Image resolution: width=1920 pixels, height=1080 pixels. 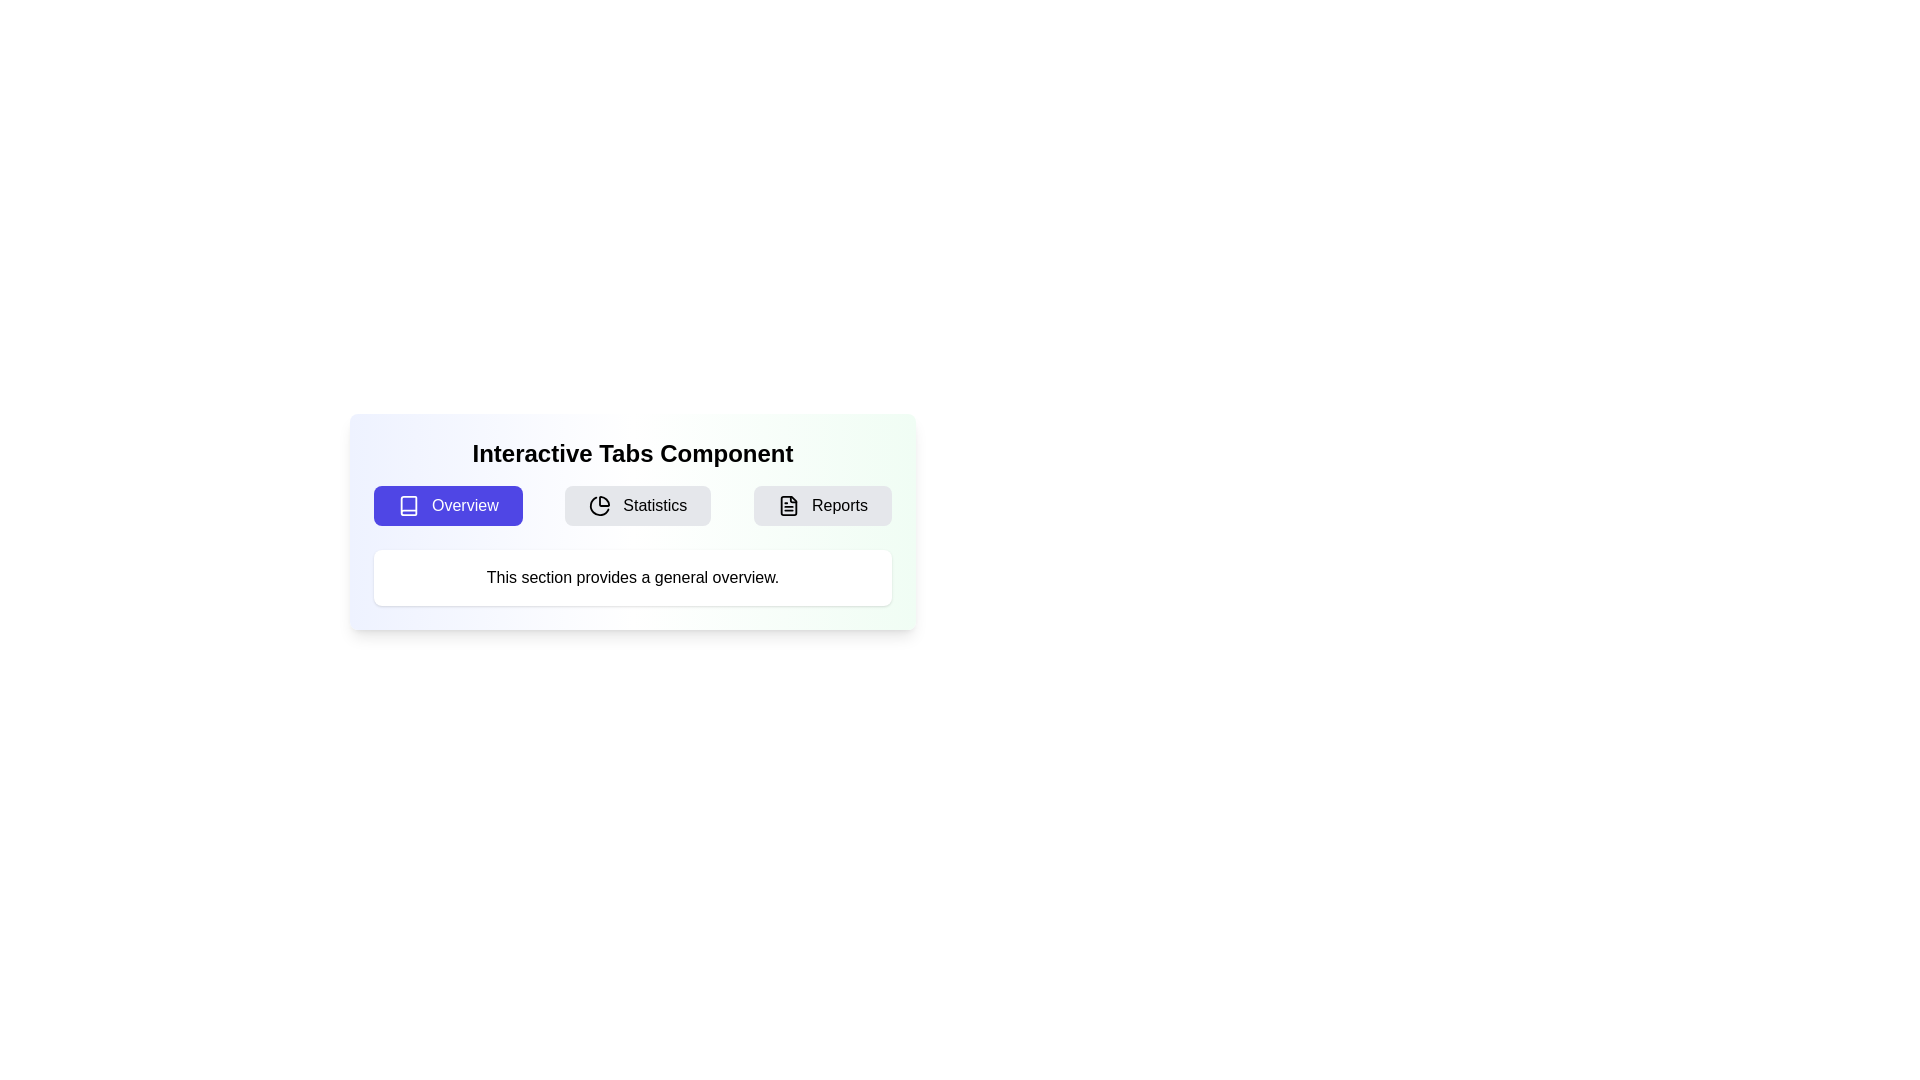 I want to click on the book icon, which is a white outline against a purple background, located at the leftmost position of the 'Overview' tab button, next to the 'Overview' label, so click(x=407, y=504).